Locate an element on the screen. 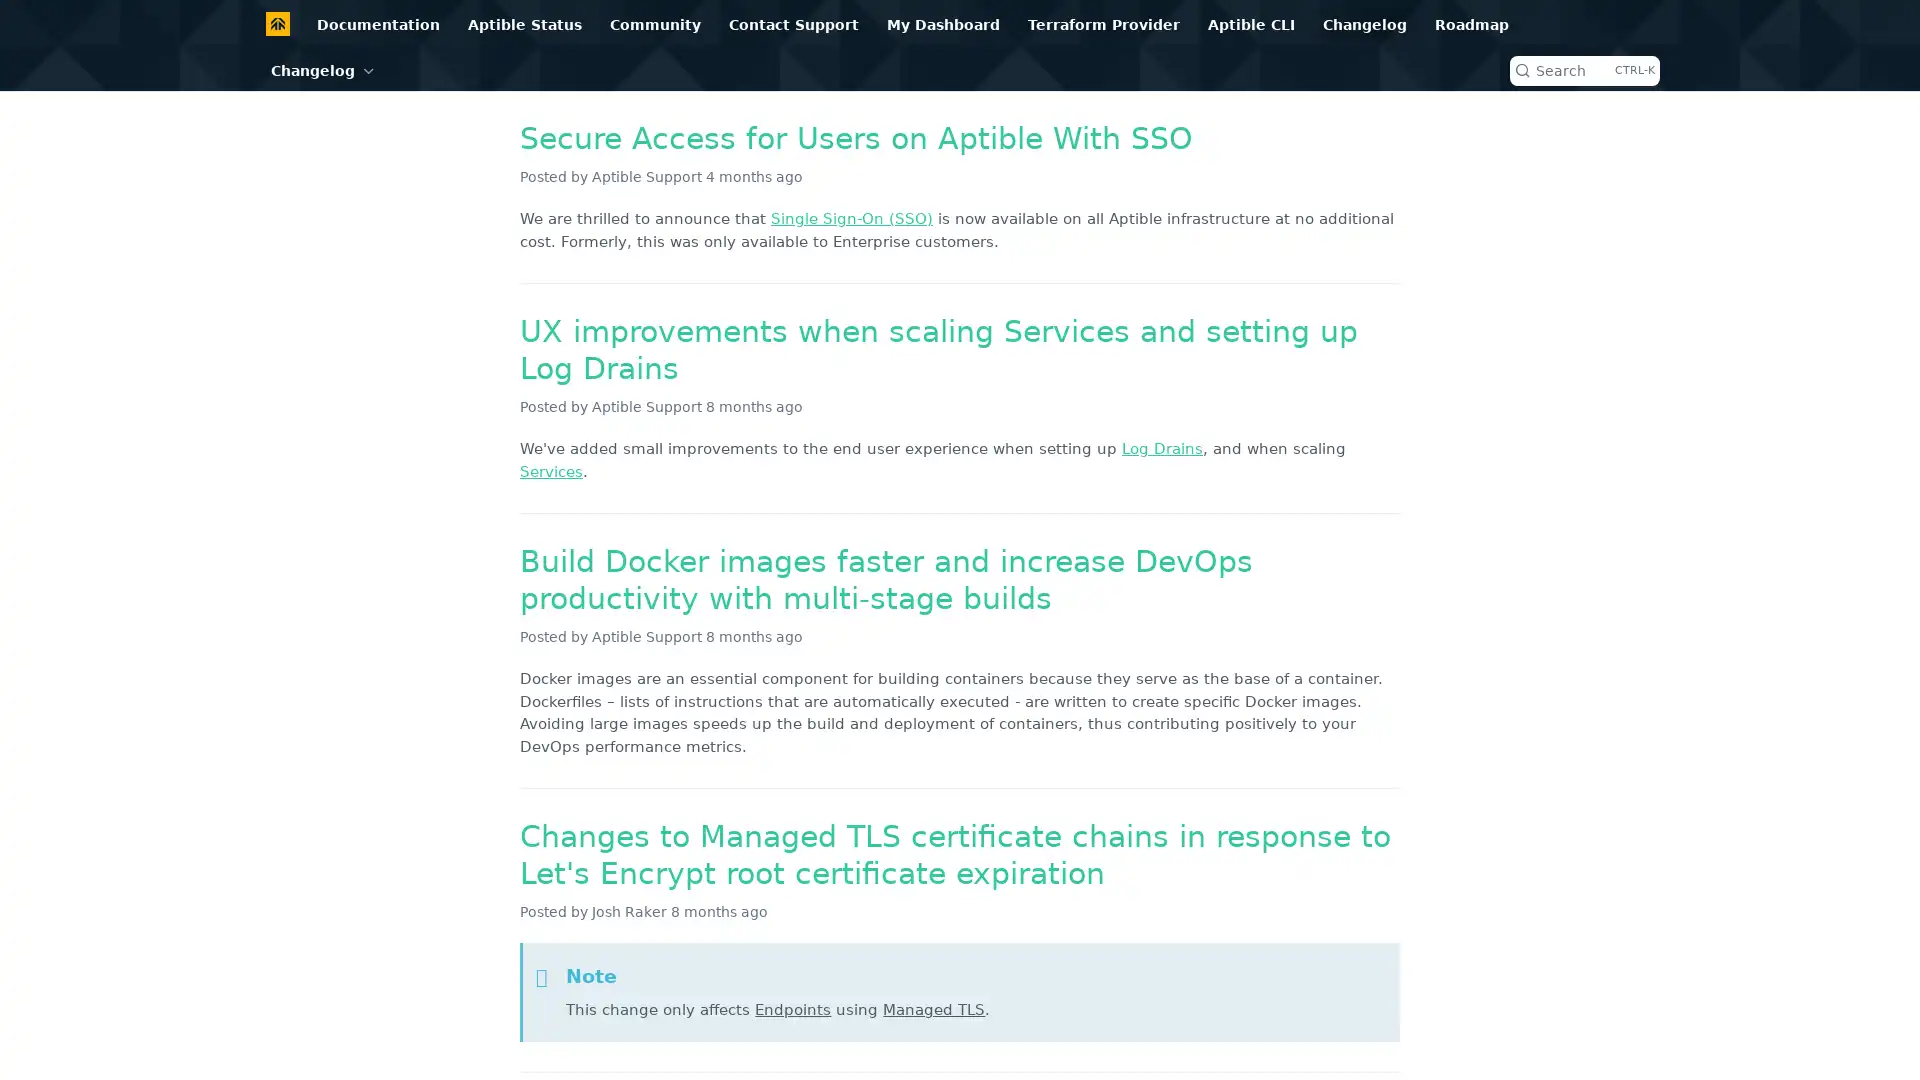 Image resolution: width=1920 pixels, height=1080 pixels. Changelog is located at coordinates (321, 69).